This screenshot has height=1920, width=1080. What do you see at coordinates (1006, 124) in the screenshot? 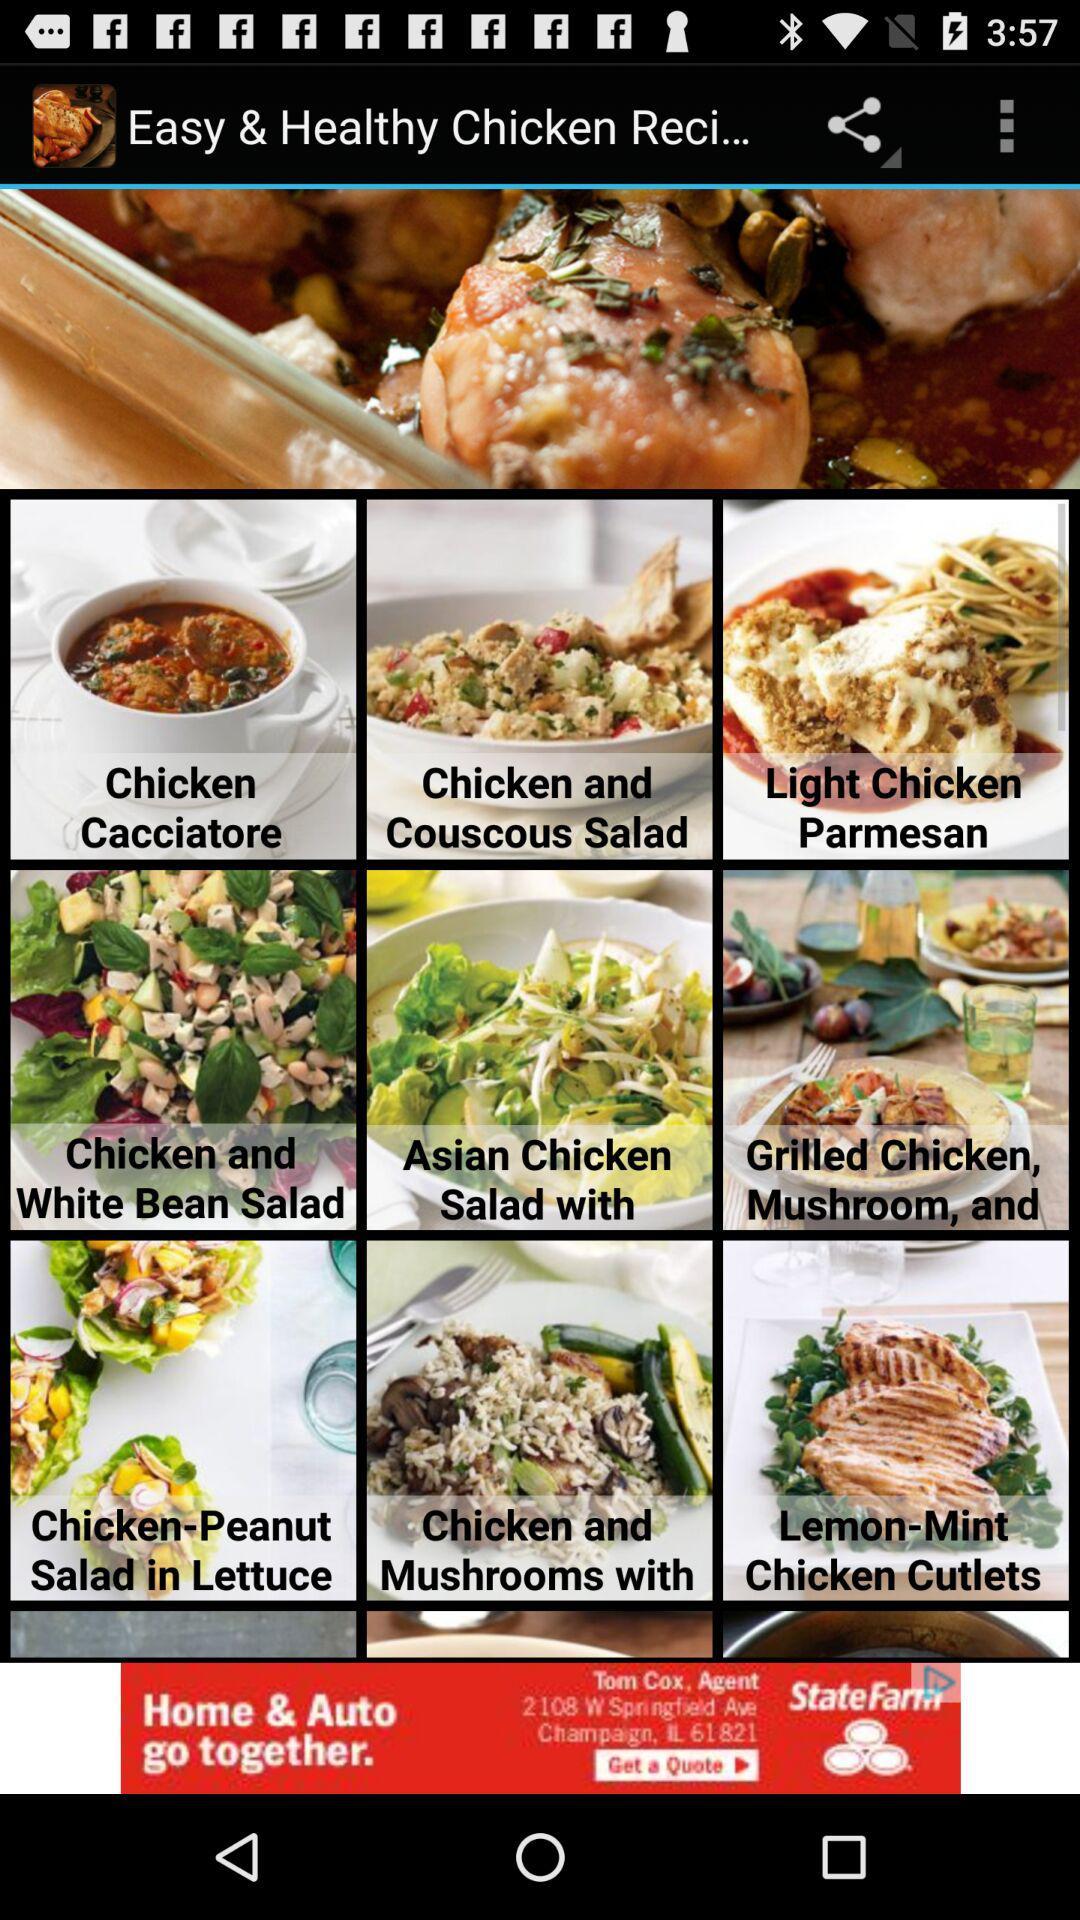
I see `the menu icon which is at the top right side of the page` at bounding box center [1006, 124].